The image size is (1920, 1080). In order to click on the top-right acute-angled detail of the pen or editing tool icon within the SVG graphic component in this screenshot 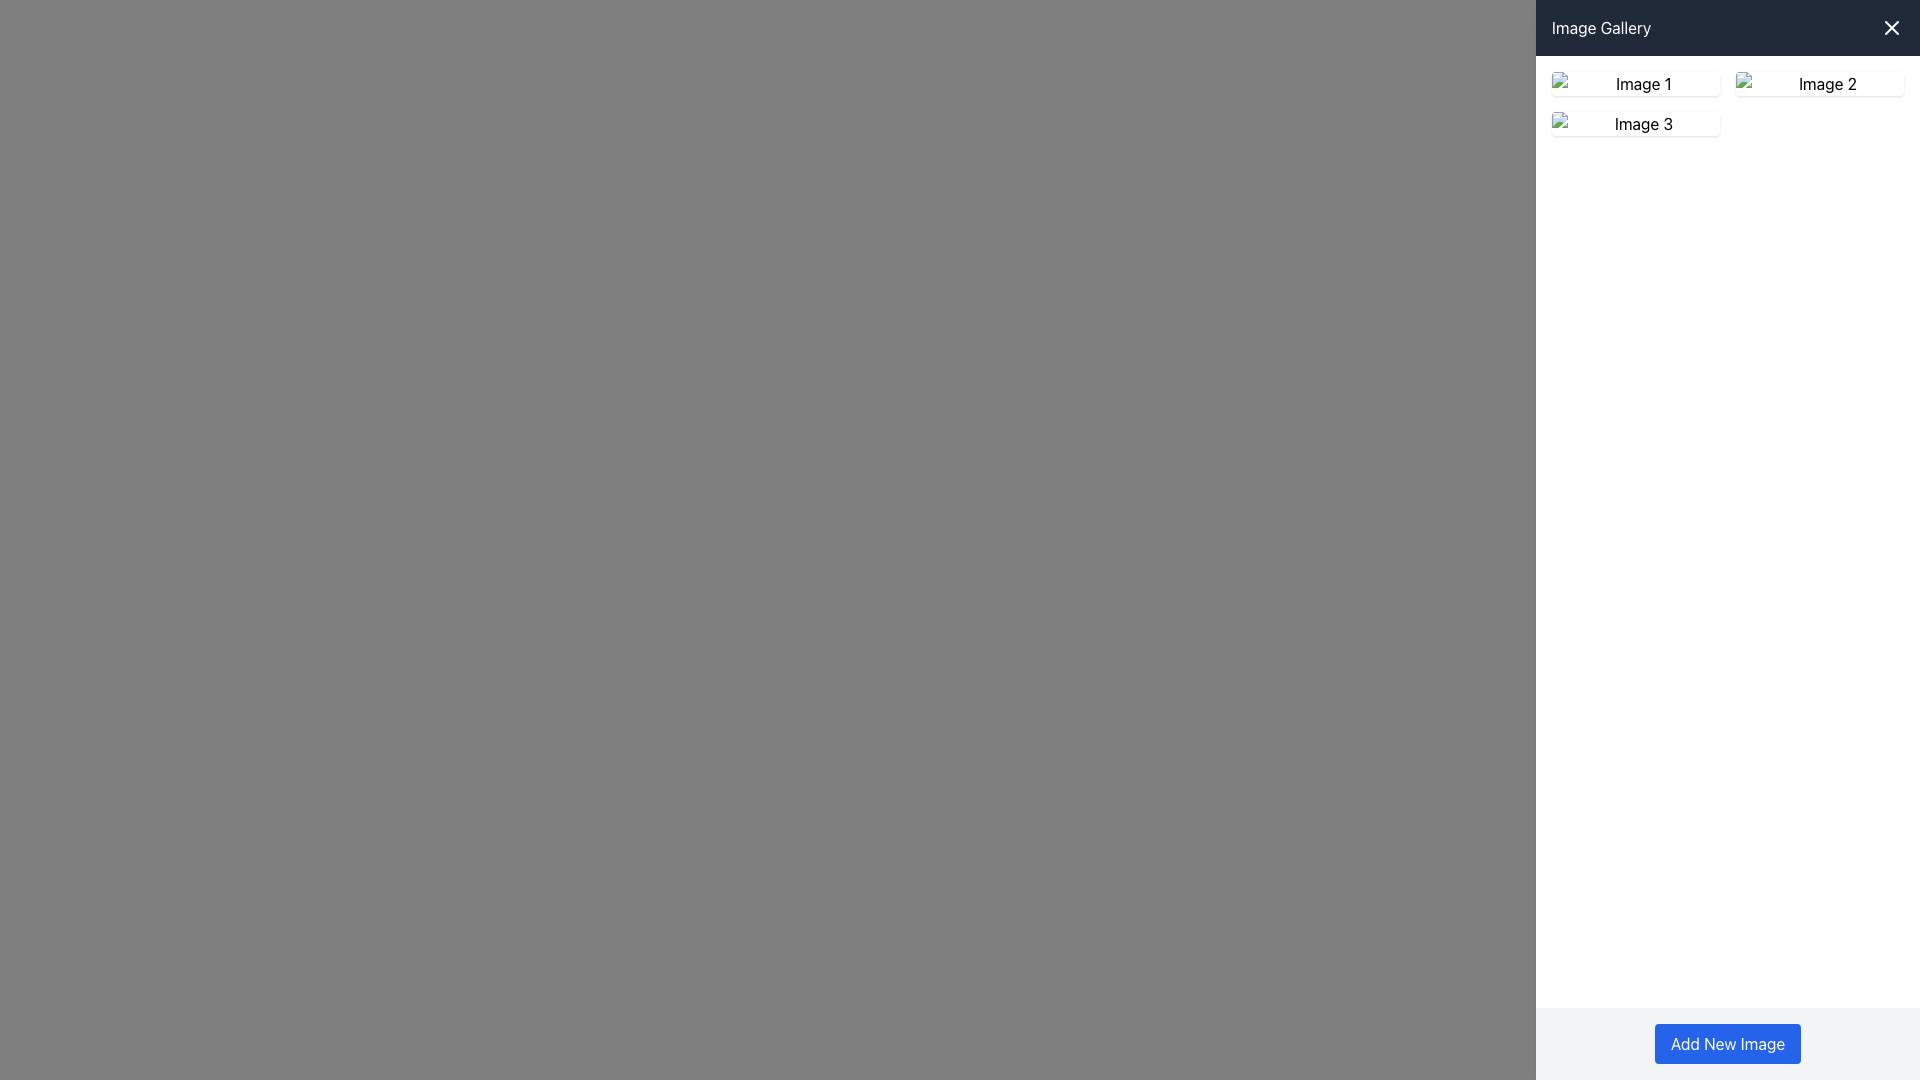, I will do `click(1637, 80)`.